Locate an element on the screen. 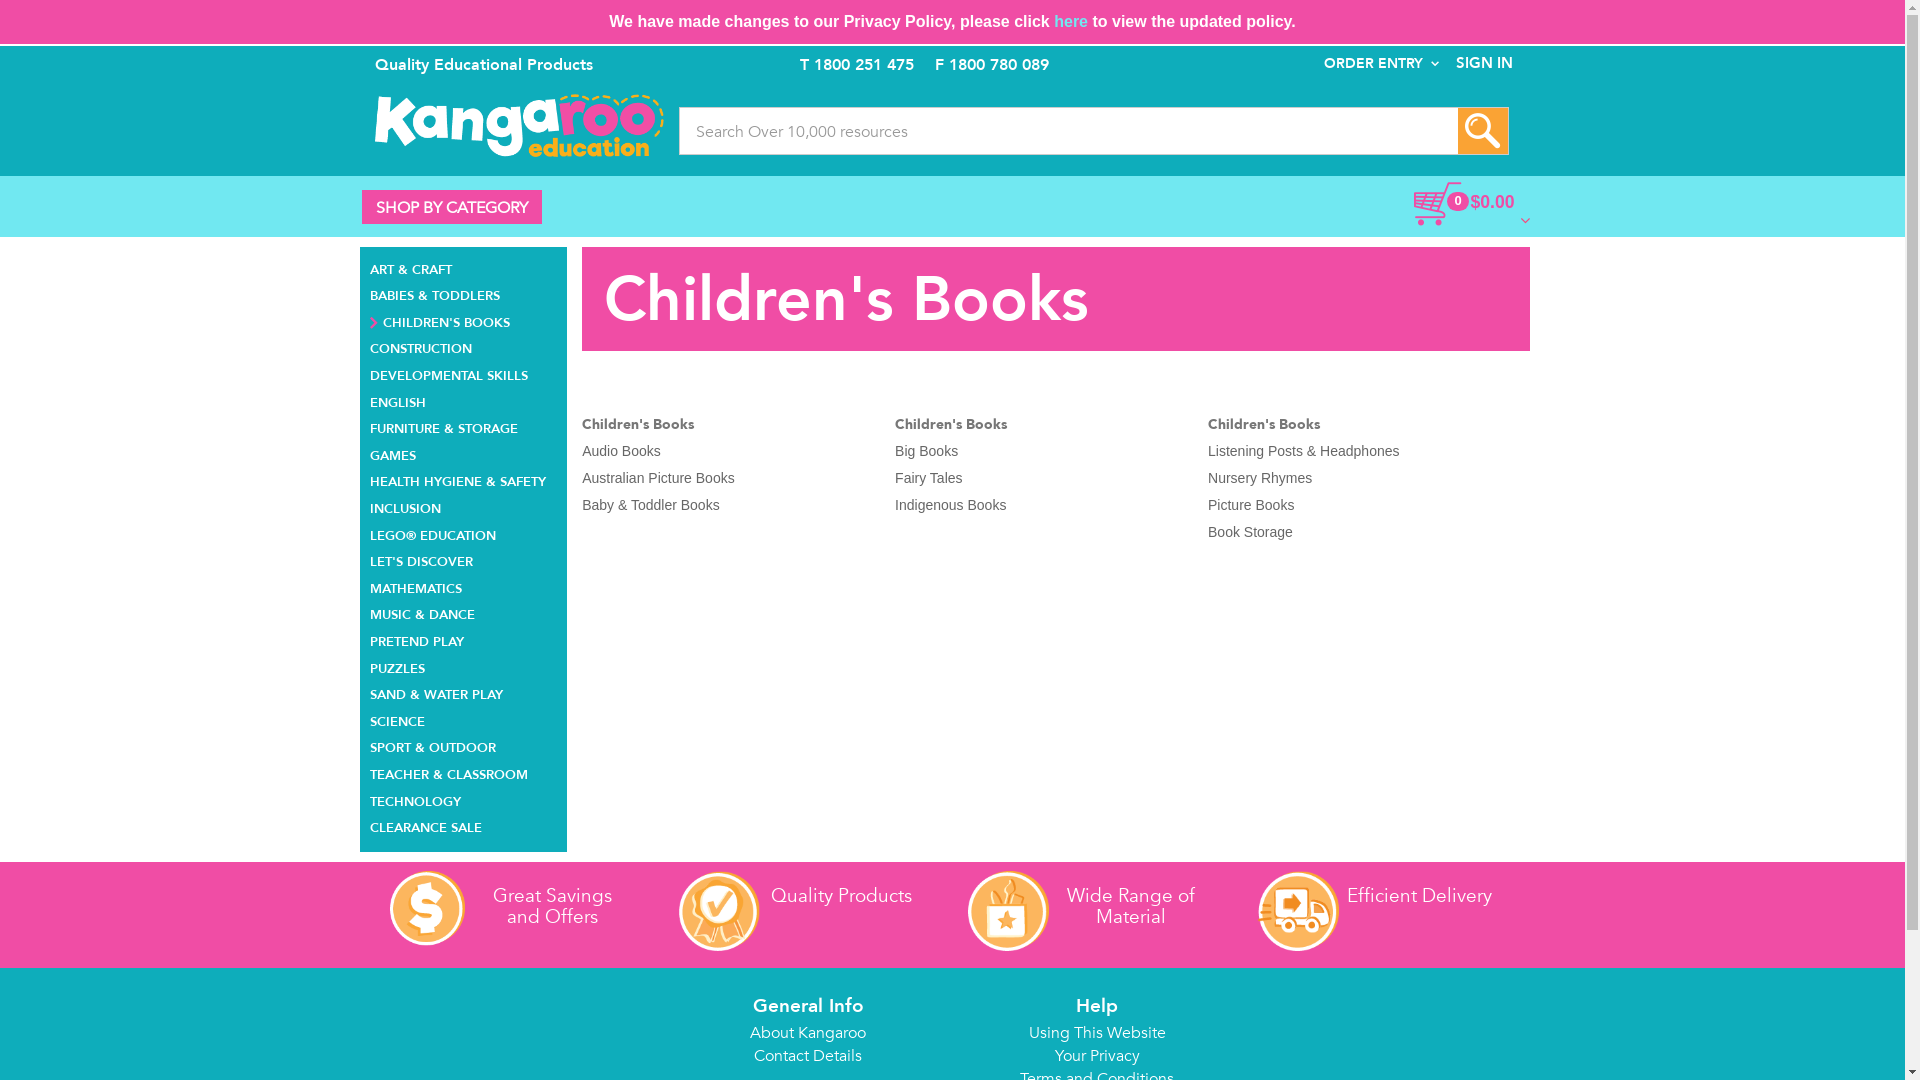 This screenshot has width=1920, height=1080. 'CONSTRUCTION' is located at coordinates (369, 345).